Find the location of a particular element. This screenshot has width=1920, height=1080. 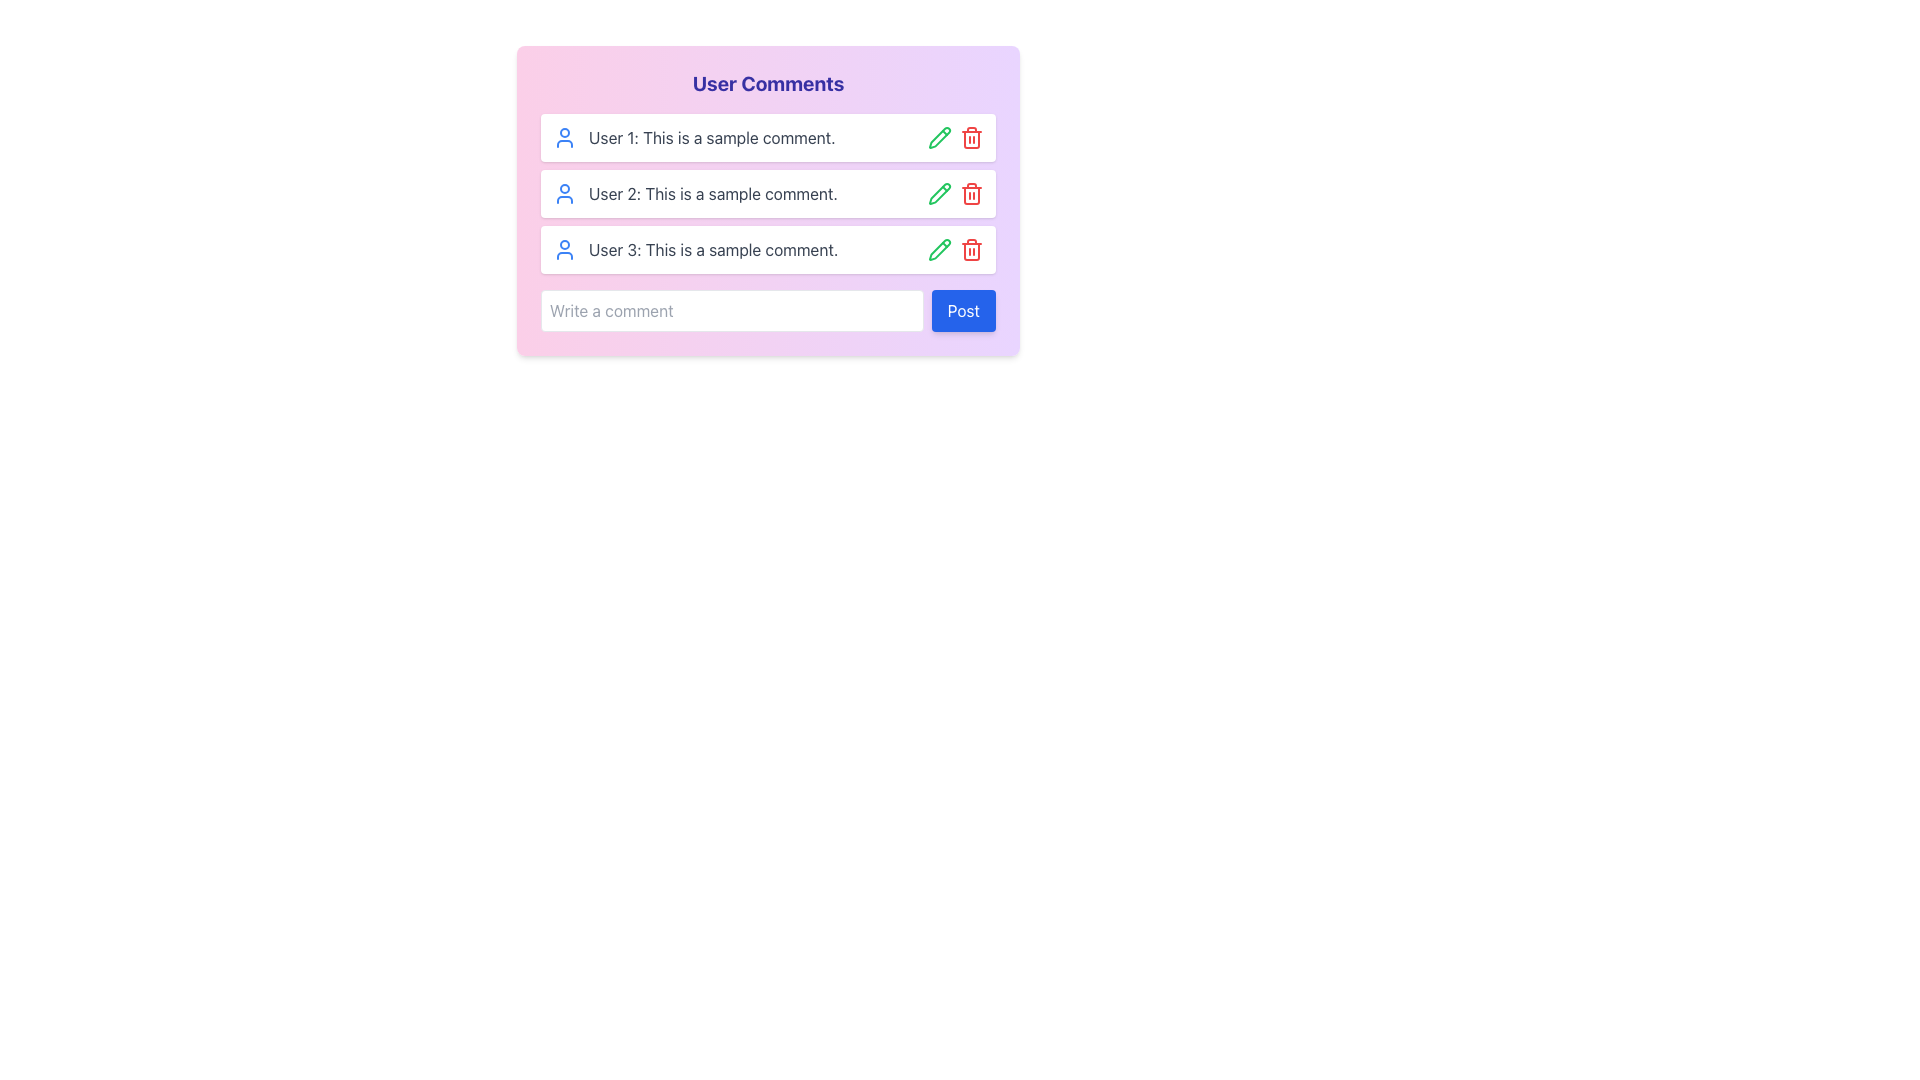

the outlined blue user icon located at the leftmost part of the user comment box for 'User 1: This is a sample comment.' is located at coordinates (564, 137).